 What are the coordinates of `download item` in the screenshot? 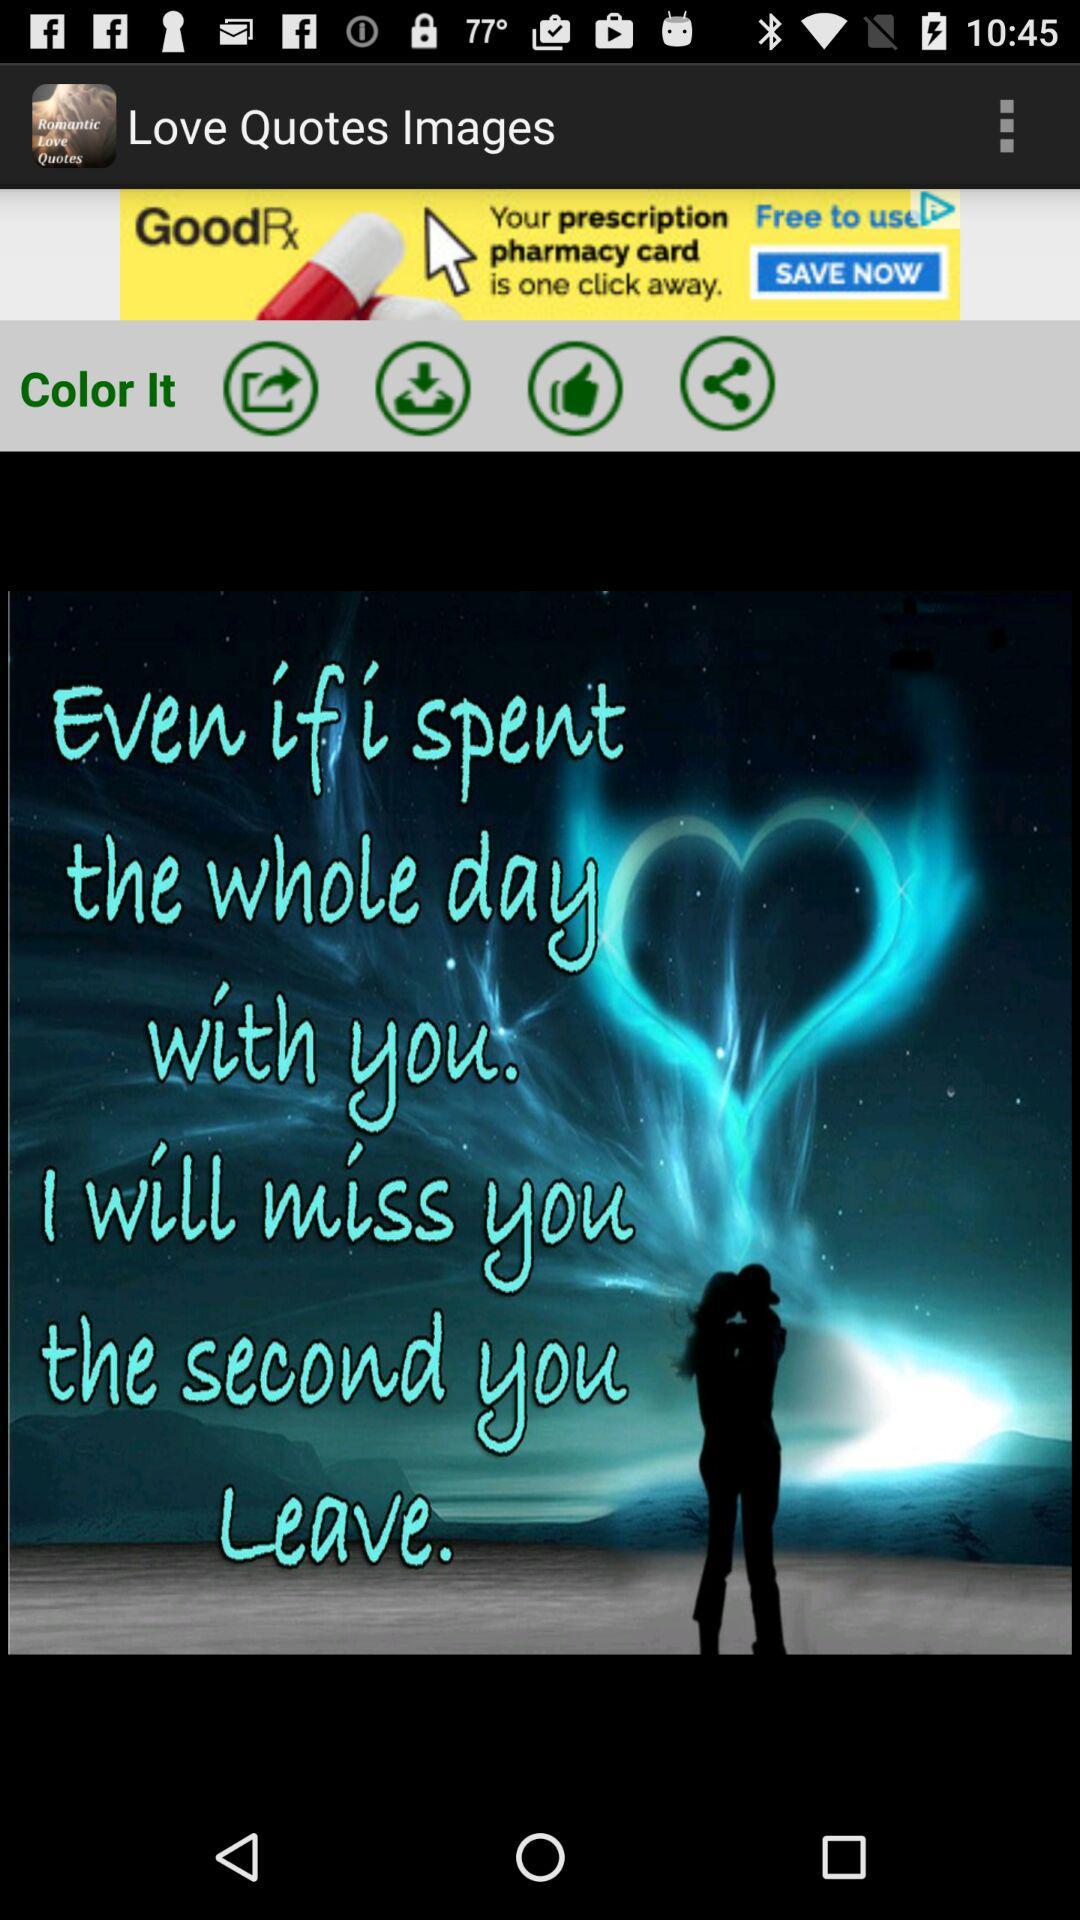 It's located at (422, 388).